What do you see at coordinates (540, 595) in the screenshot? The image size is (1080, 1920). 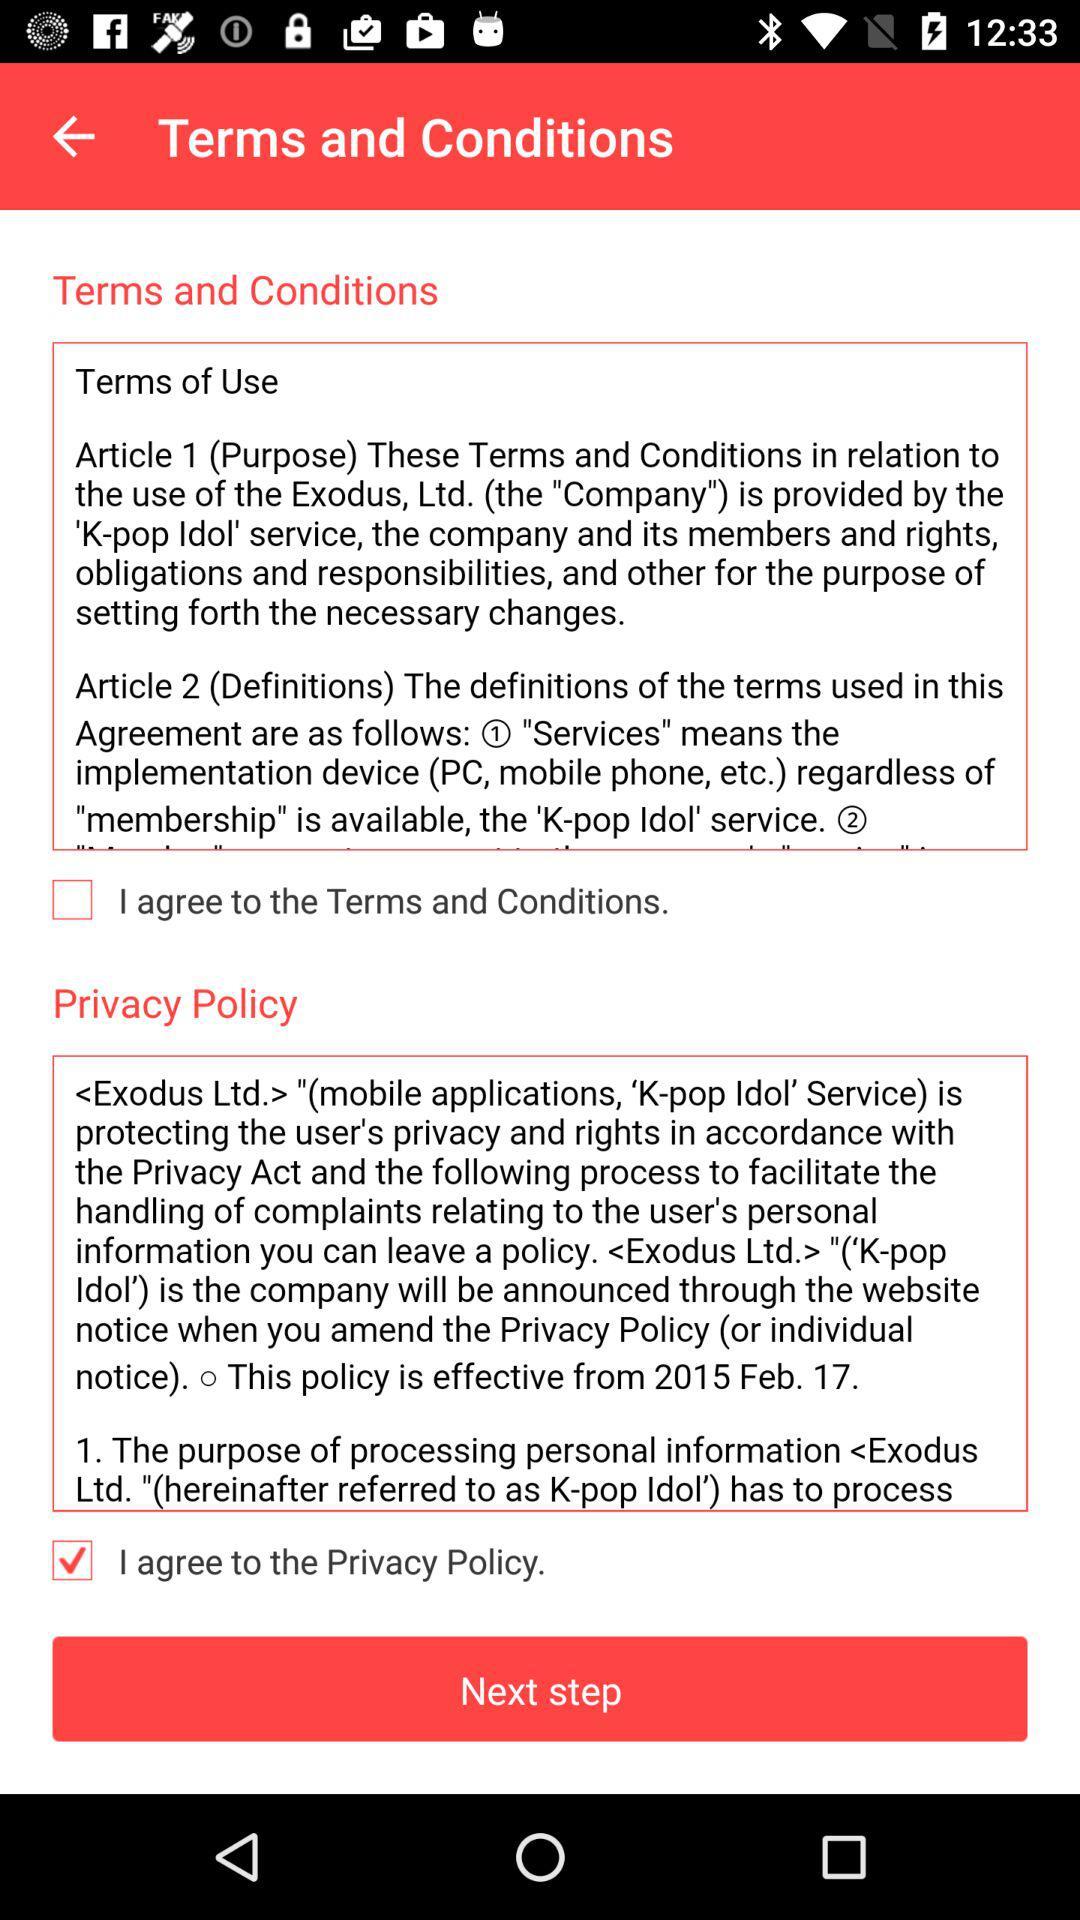 I see `read terms of use` at bounding box center [540, 595].